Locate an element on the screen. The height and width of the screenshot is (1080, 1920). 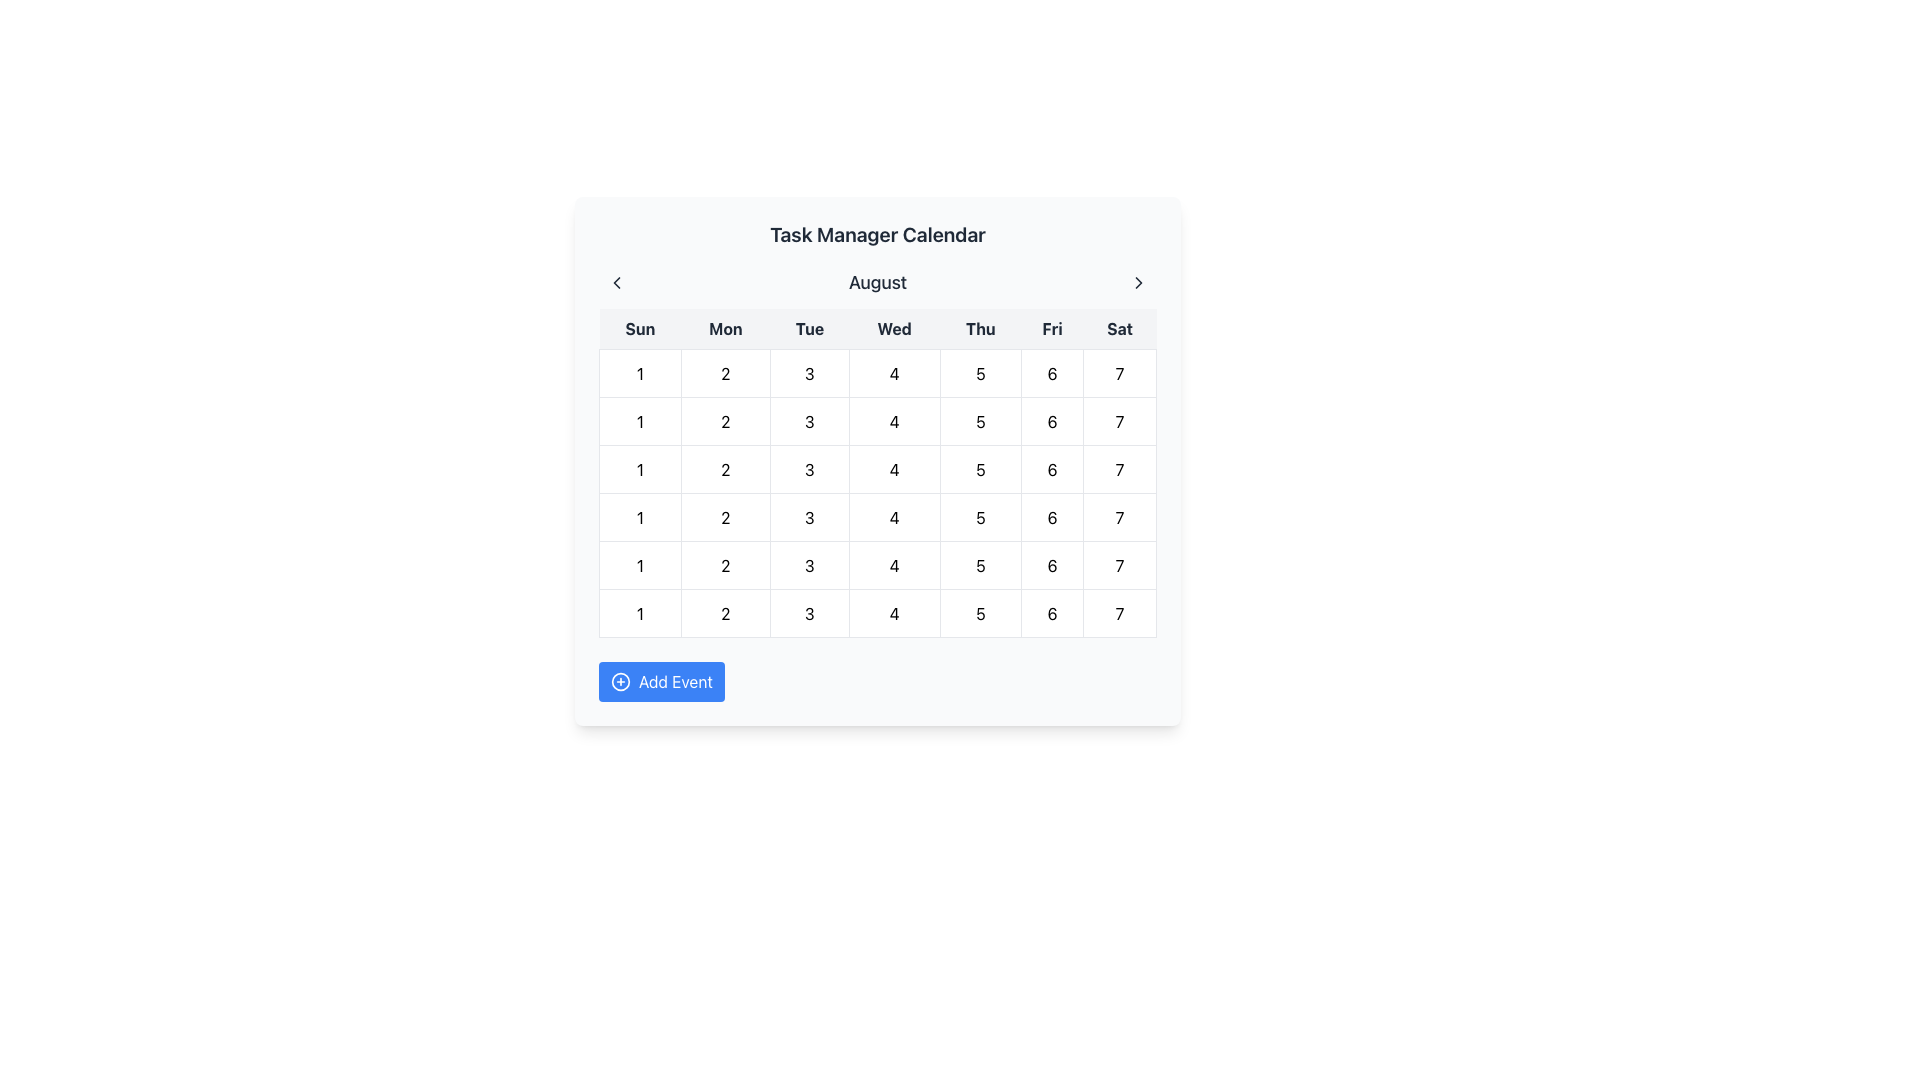
the text label representing the 5th day in the calendar grid under 'Task Manager Calendar' for the month of August, specifically located in the first week's row and Thursday's column is located at coordinates (980, 612).